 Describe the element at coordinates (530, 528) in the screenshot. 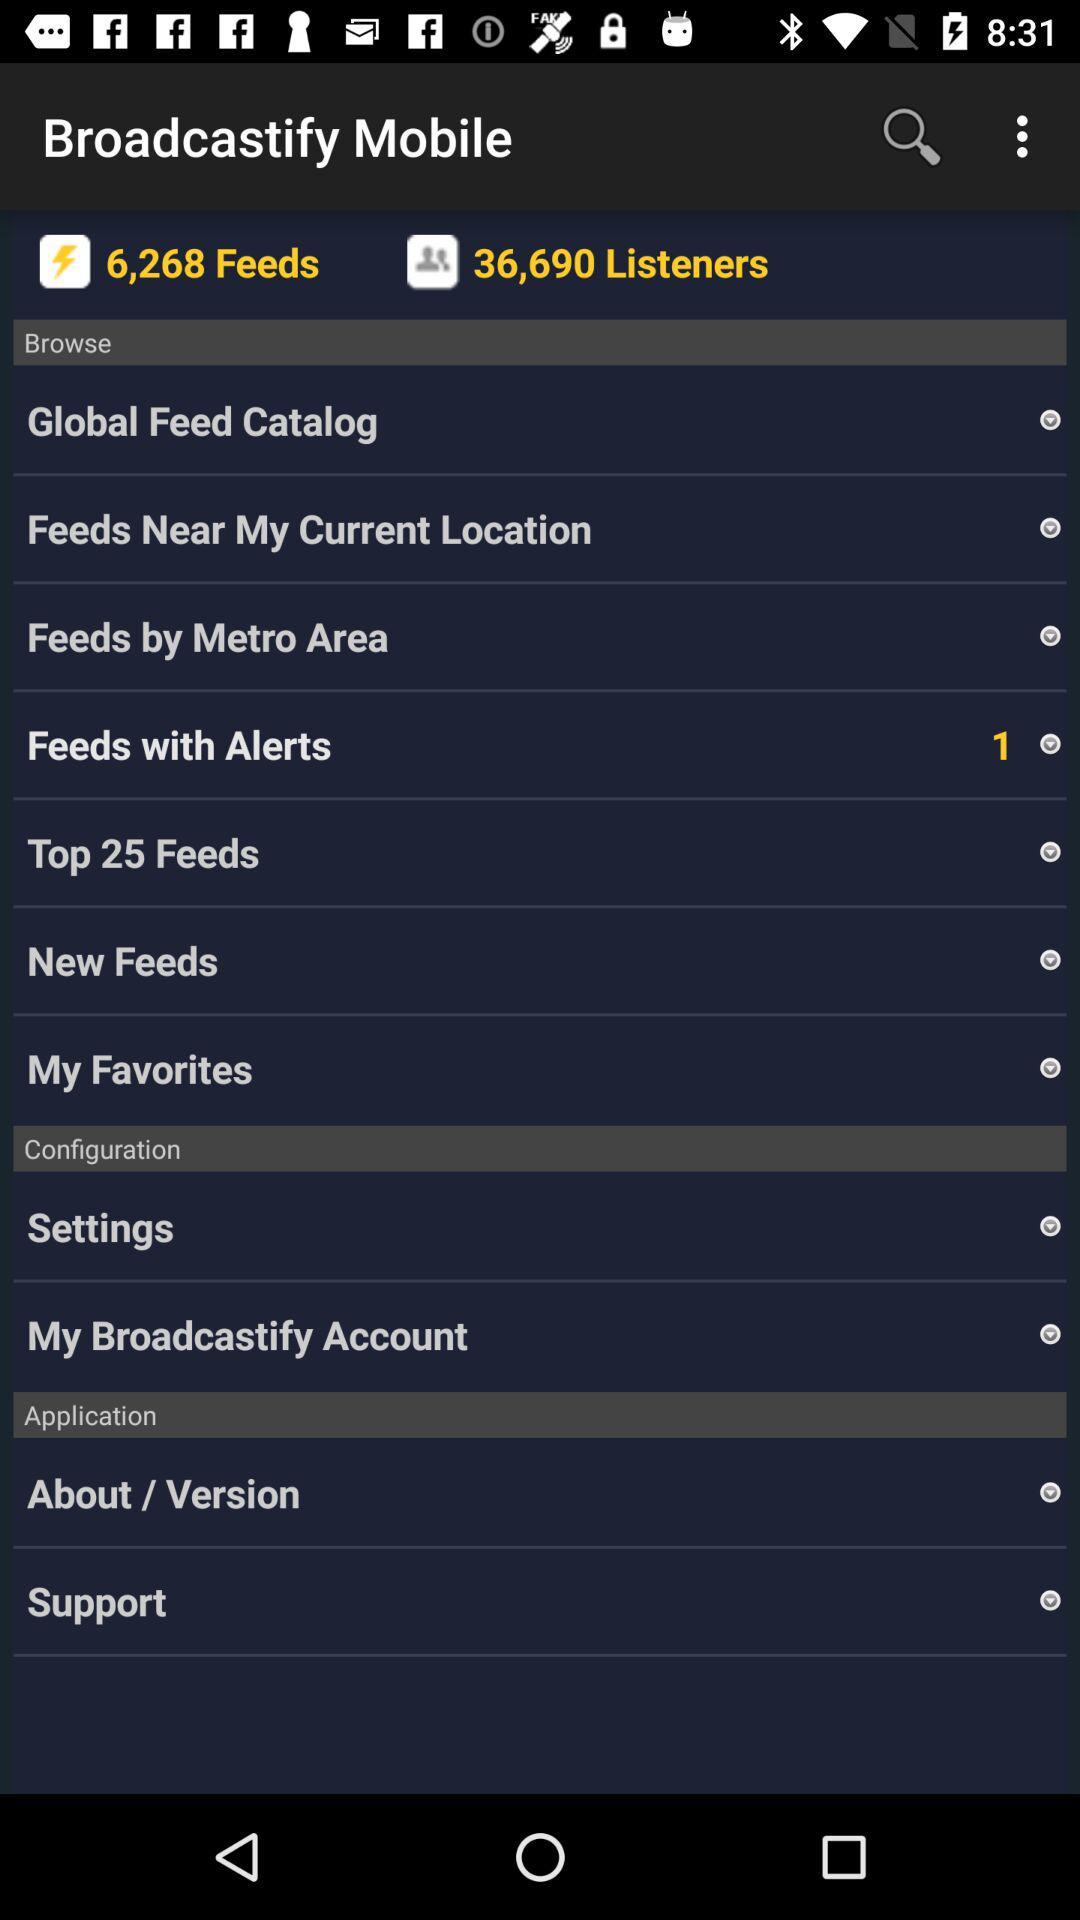

I see `item below the global feed catalog icon` at that location.